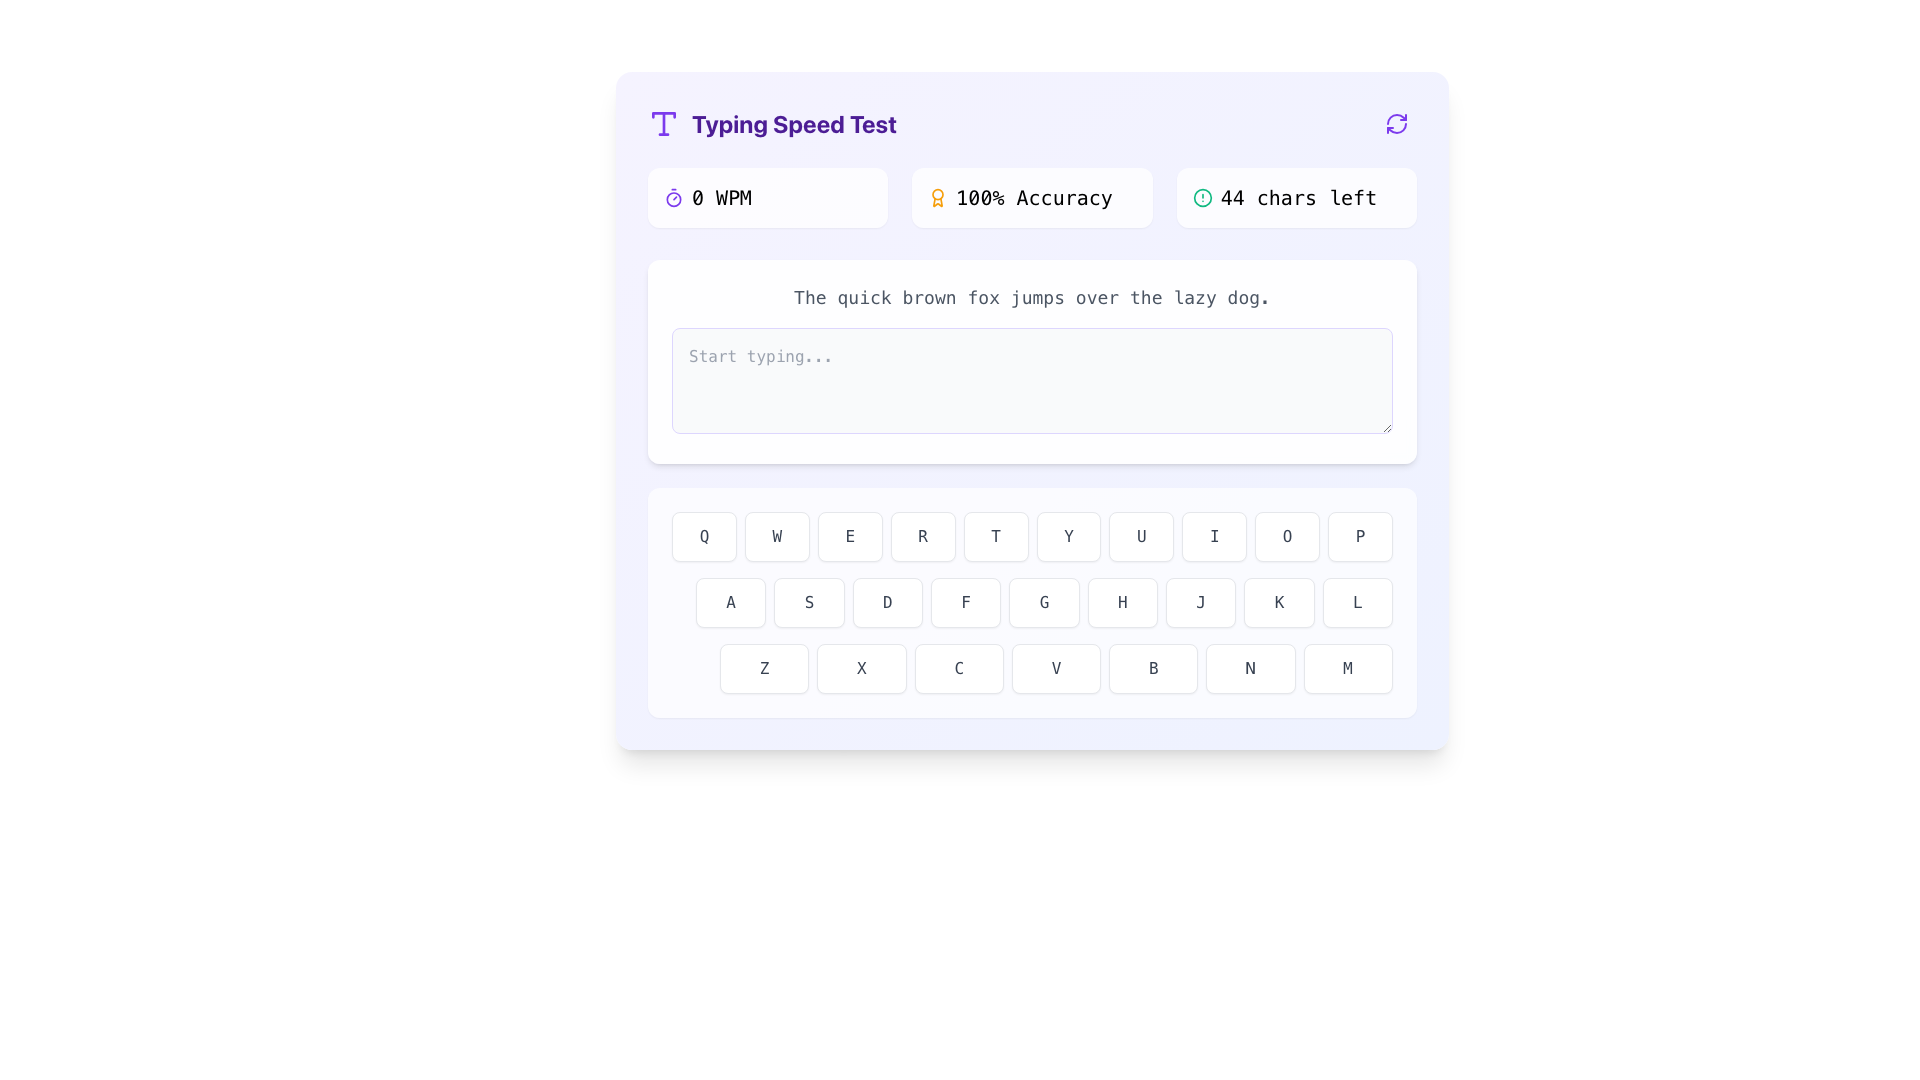  Describe the element at coordinates (663, 115) in the screenshot. I see `the decorative line segment within the SVG graphic that represents 'Typing Speed Test' located near the top of the interface` at that location.